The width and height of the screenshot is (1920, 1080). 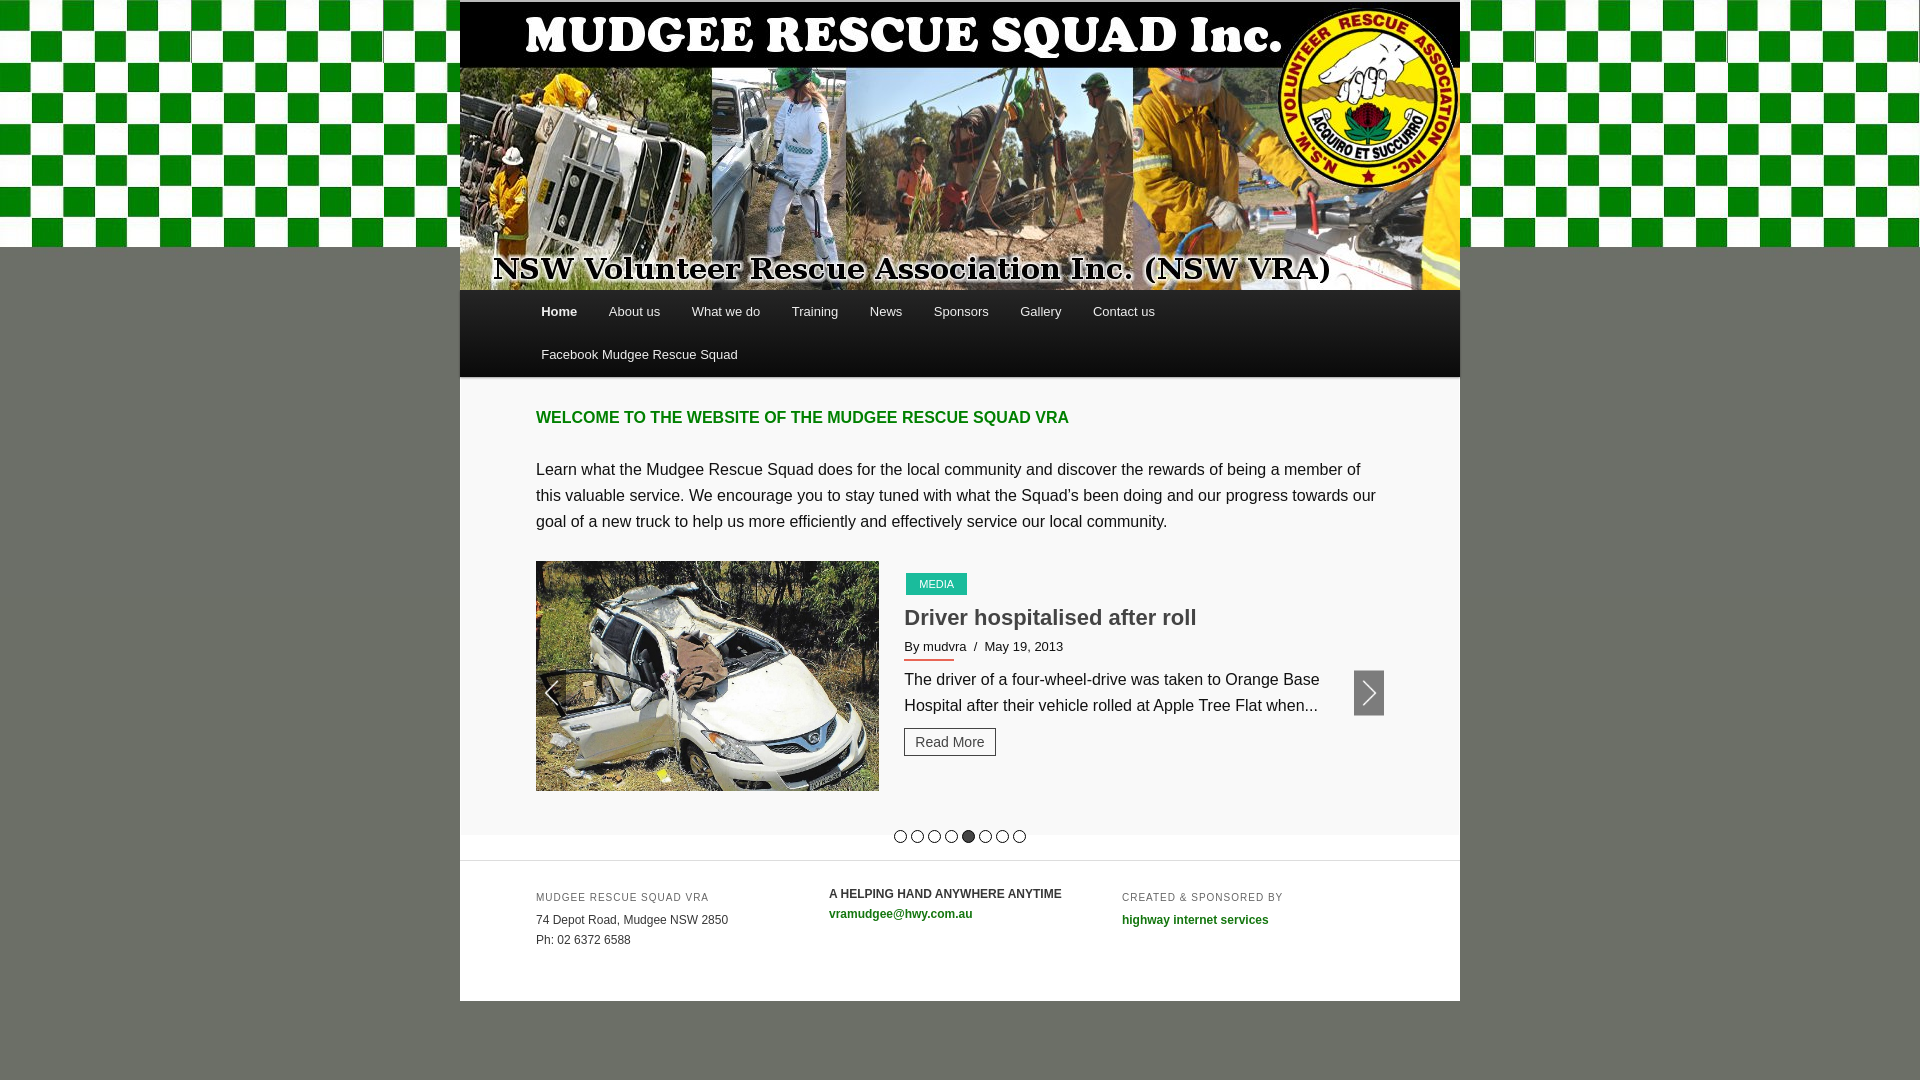 What do you see at coordinates (899, 836) in the screenshot?
I see `'1'` at bounding box center [899, 836].